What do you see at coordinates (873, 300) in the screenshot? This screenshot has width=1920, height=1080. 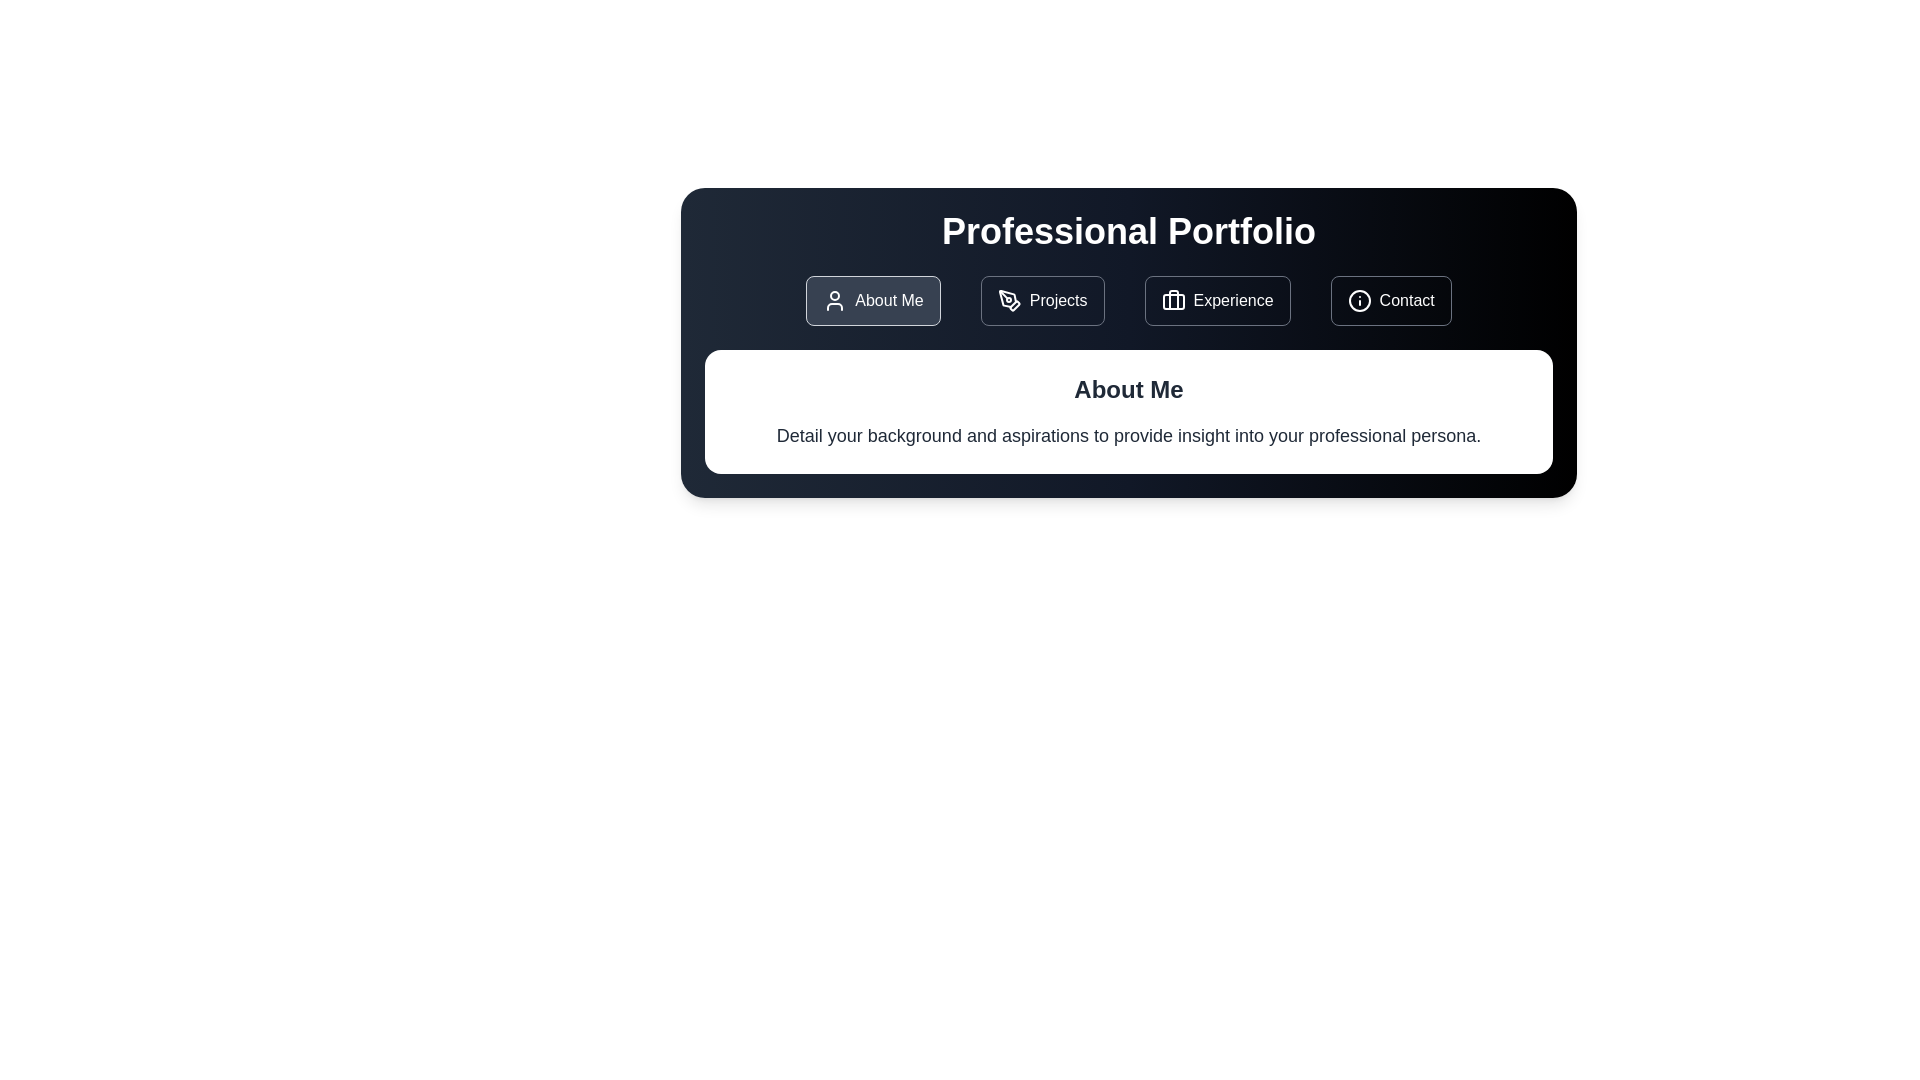 I see `the first button from the left in the group of four buttons` at bounding box center [873, 300].